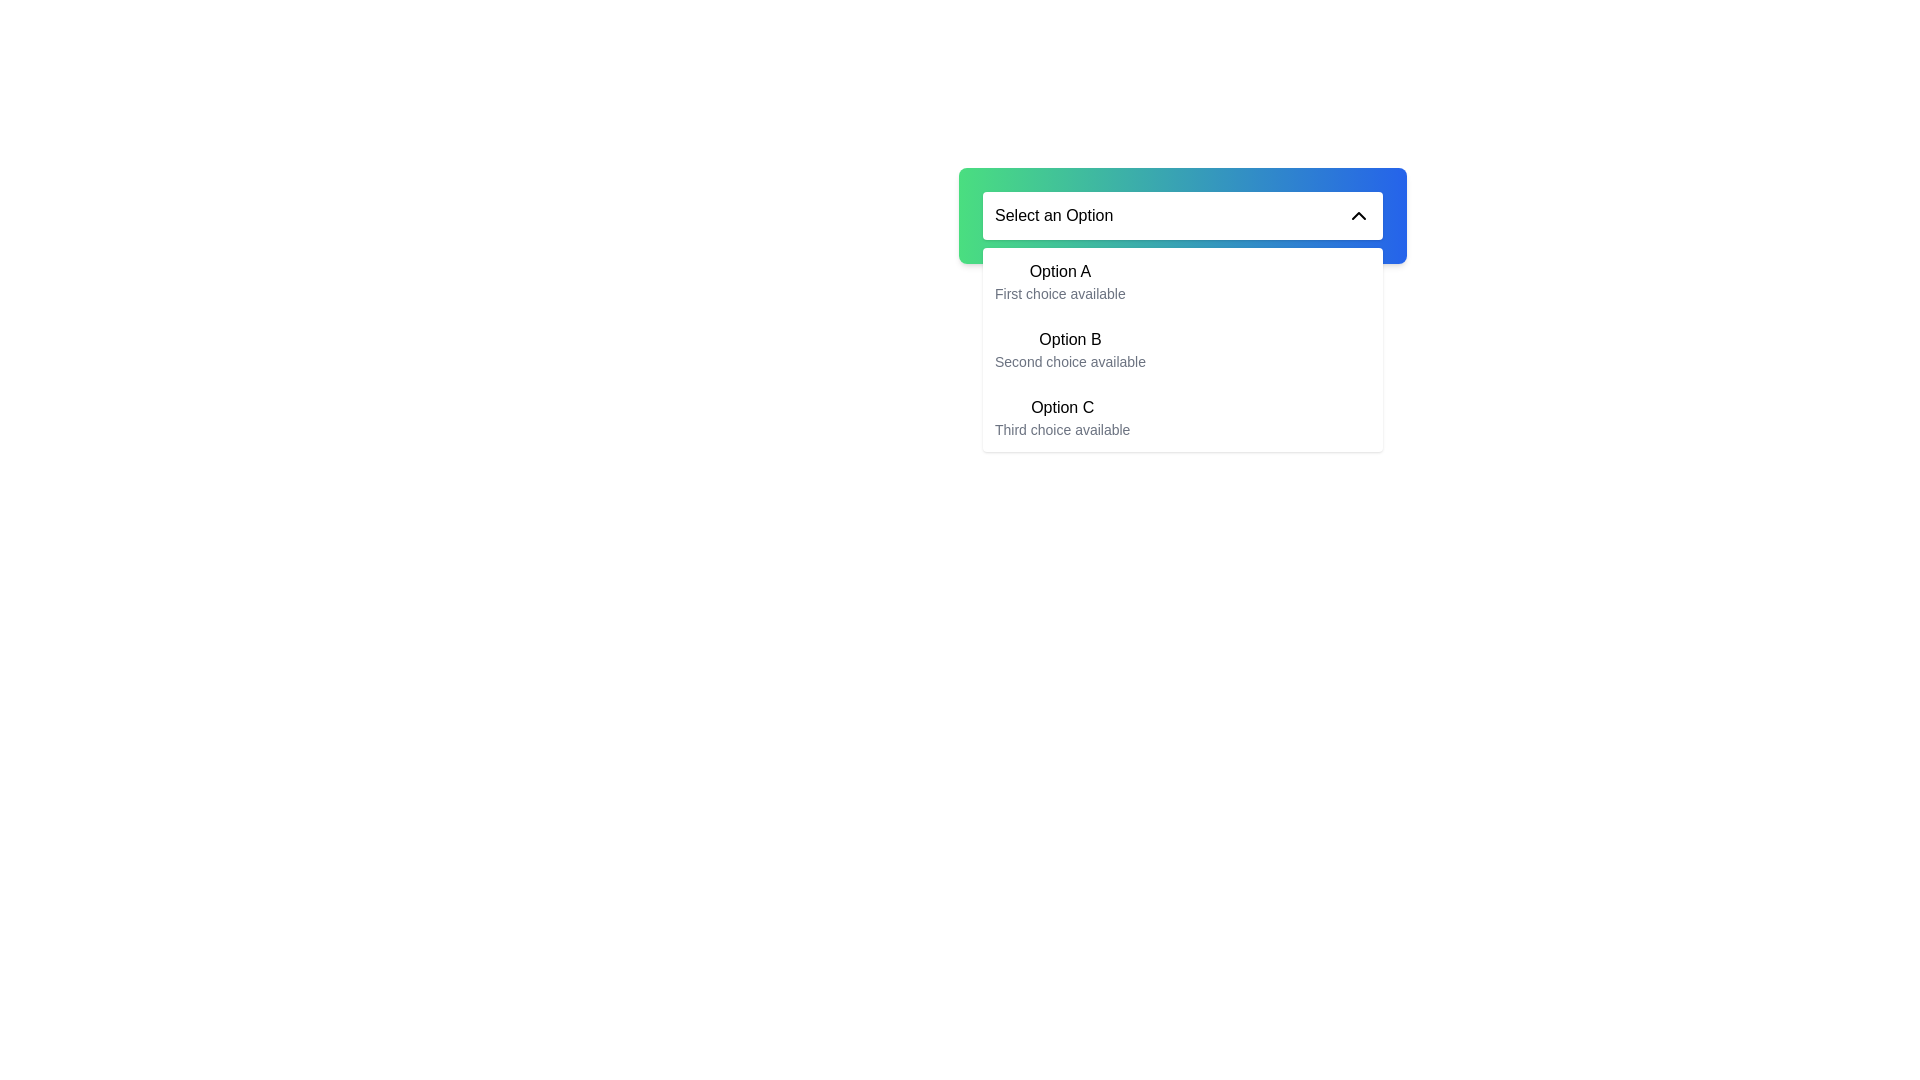 The height and width of the screenshot is (1080, 1920). What do you see at coordinates (1059, 272) in the screenshot?
I see `text label that displays the title of the first option in the dropdown menu located beneath the 'Select an Option' selector` at bounding box center [1059, 272].